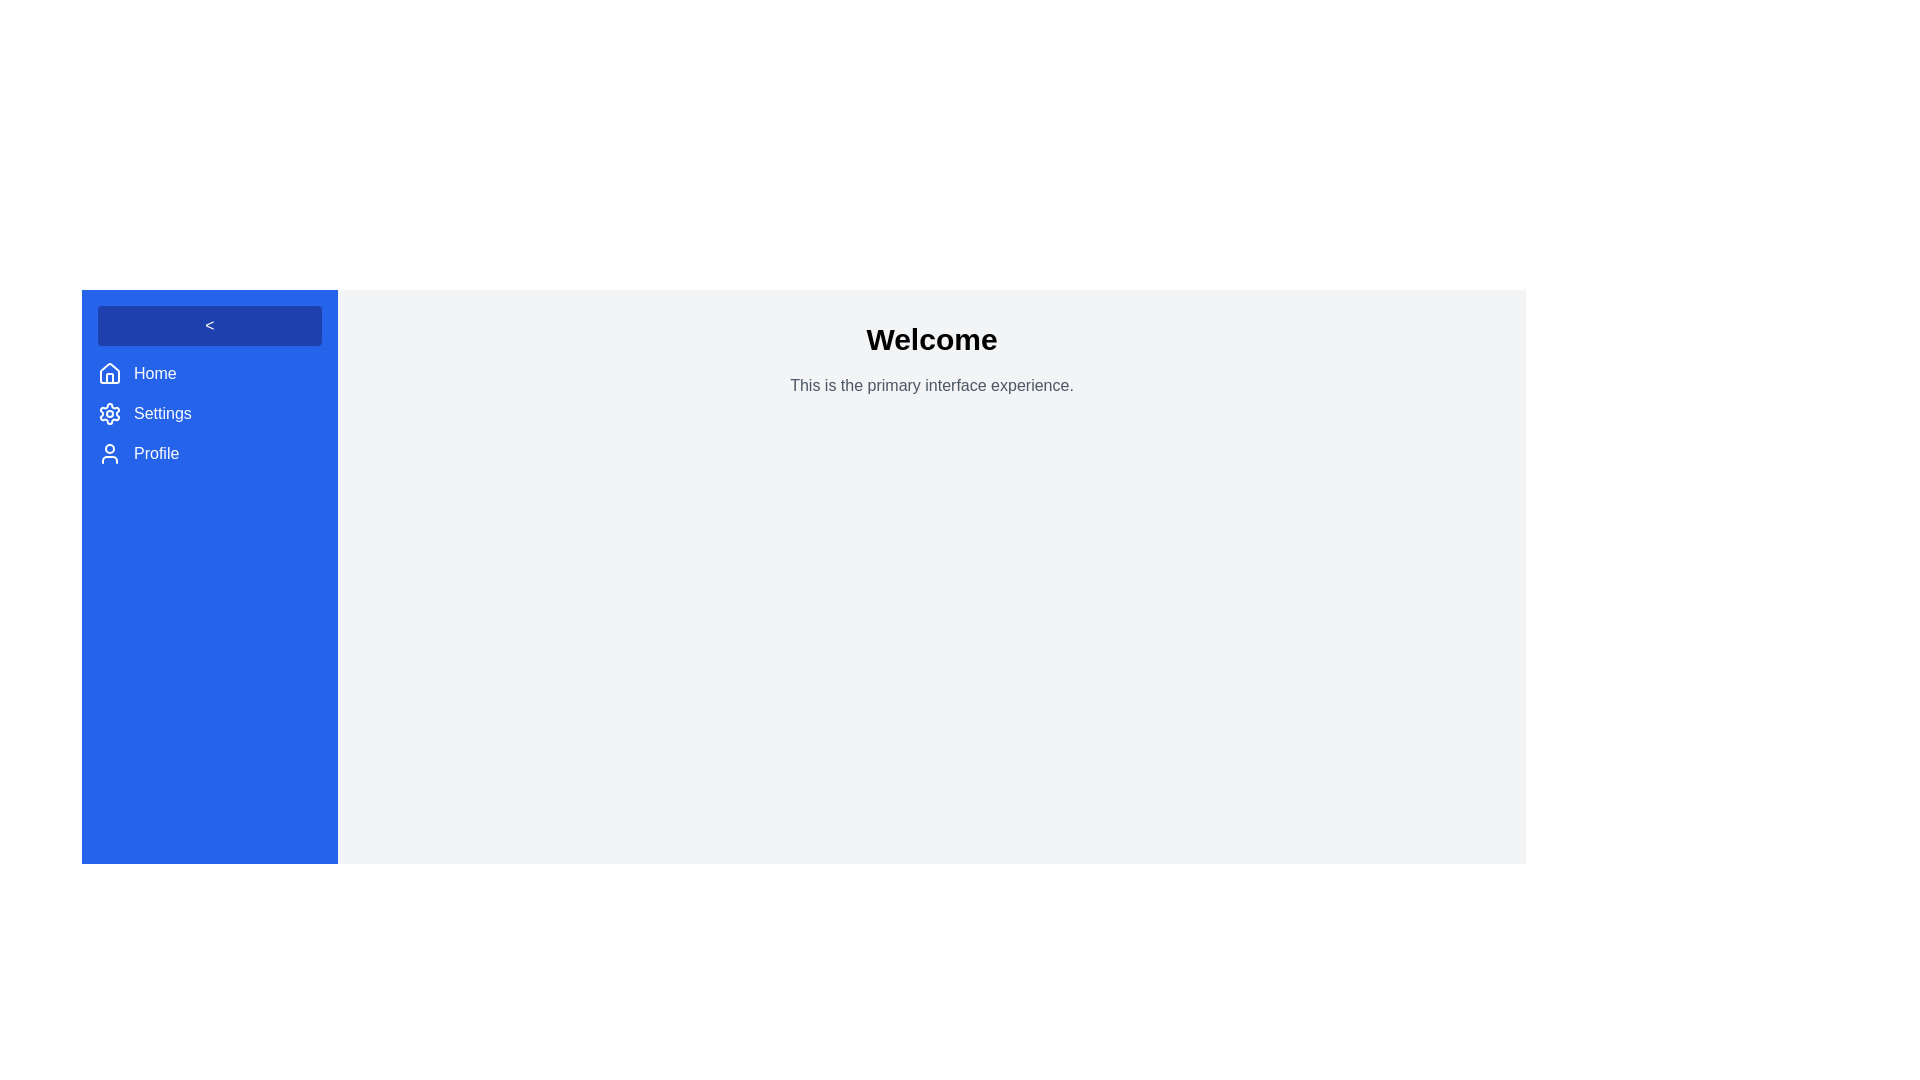 The height and width of the screenshot is (1080, 1920). I want to click on the house-shaped icon on the blue background located at the top of the left sidebar menu, so click(109, 374).